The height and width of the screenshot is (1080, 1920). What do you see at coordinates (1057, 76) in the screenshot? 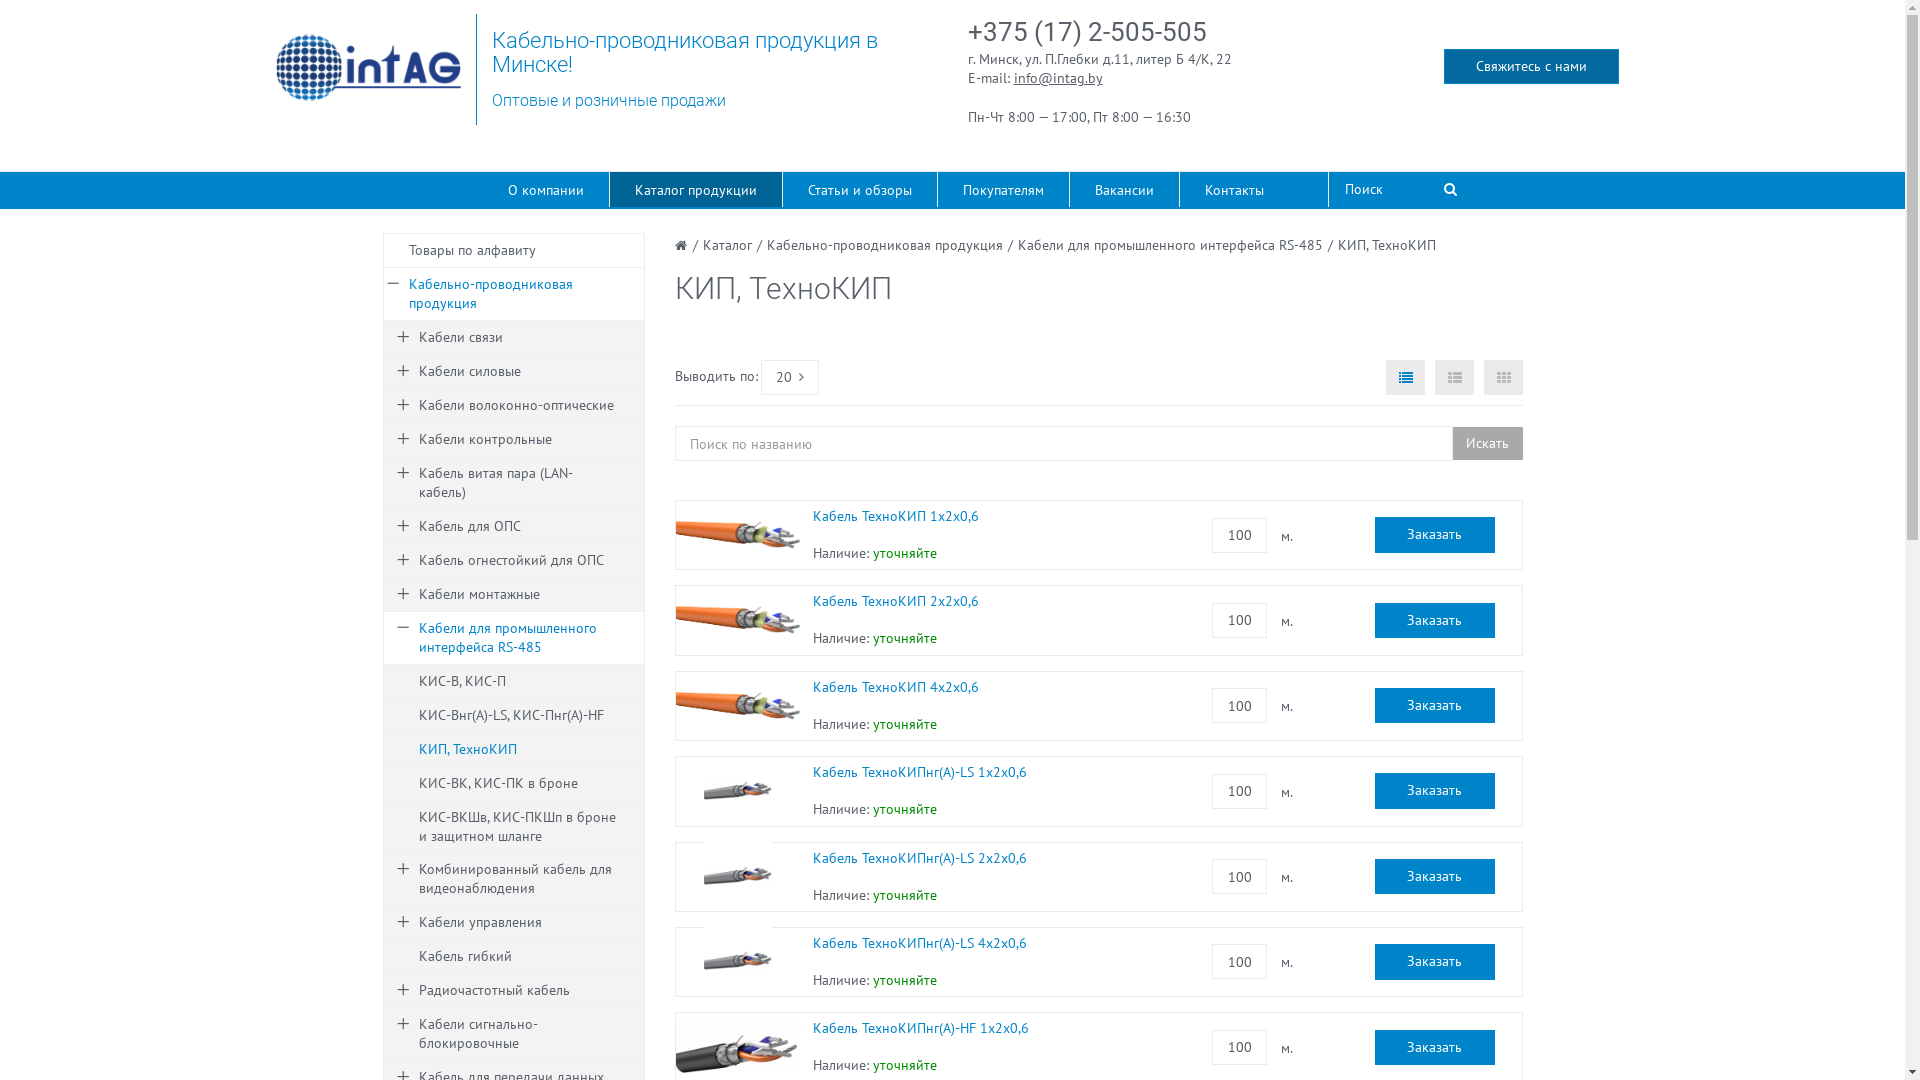
I see `'info@intag.by'` at bounding box center [1057, 76].